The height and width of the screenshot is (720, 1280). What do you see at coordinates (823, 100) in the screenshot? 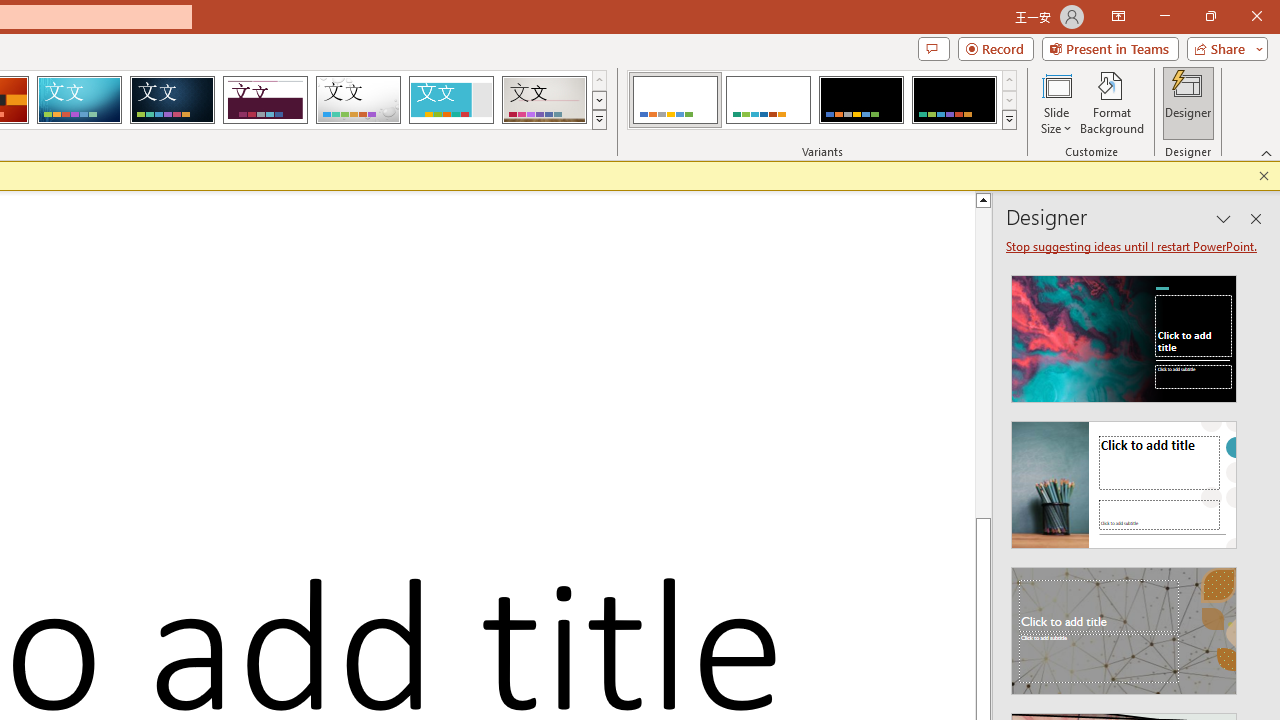
I see `'AutomationID: ThemeVariantsGallery'` at bounding box center [823, 100].